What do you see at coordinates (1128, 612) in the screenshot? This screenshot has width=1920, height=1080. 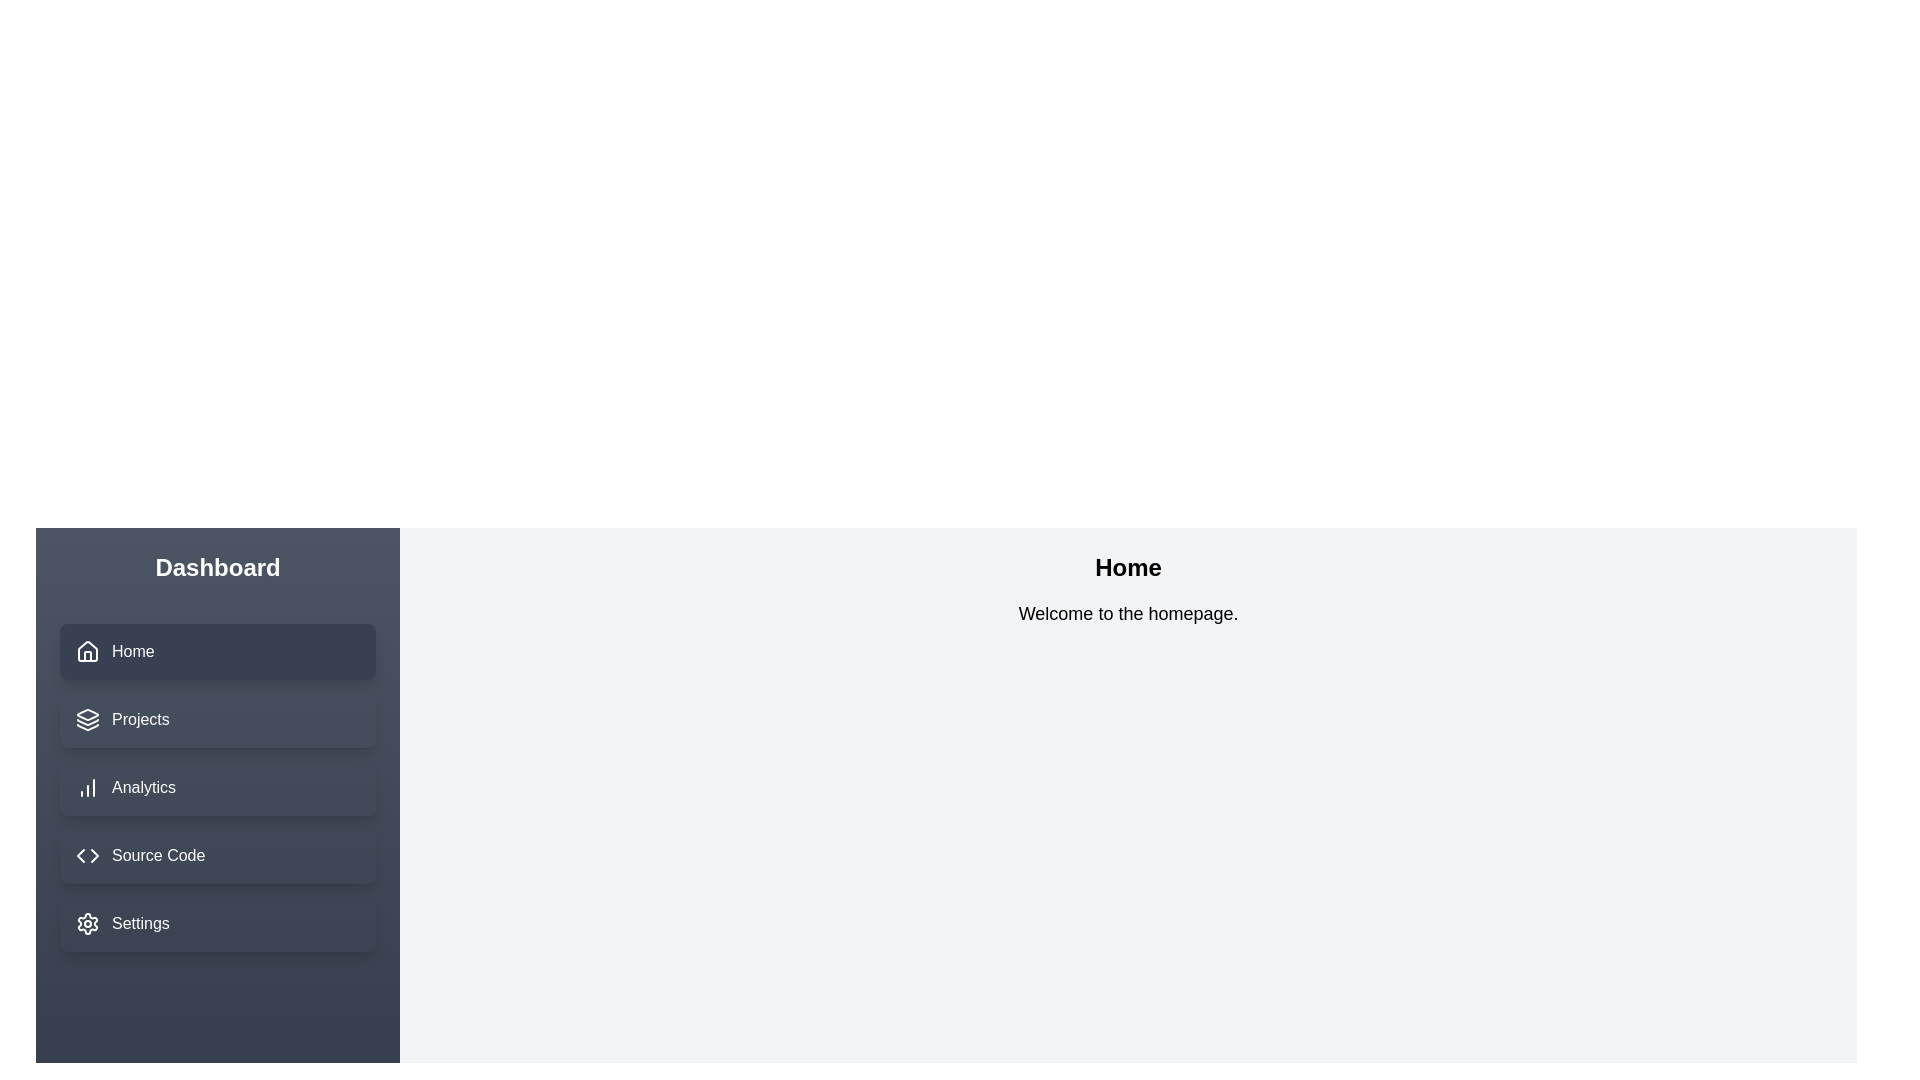 I see `the static text element that displays 'Welcome to the homepage.' located below the title 'Home'` at bounding box center [1128, 612].